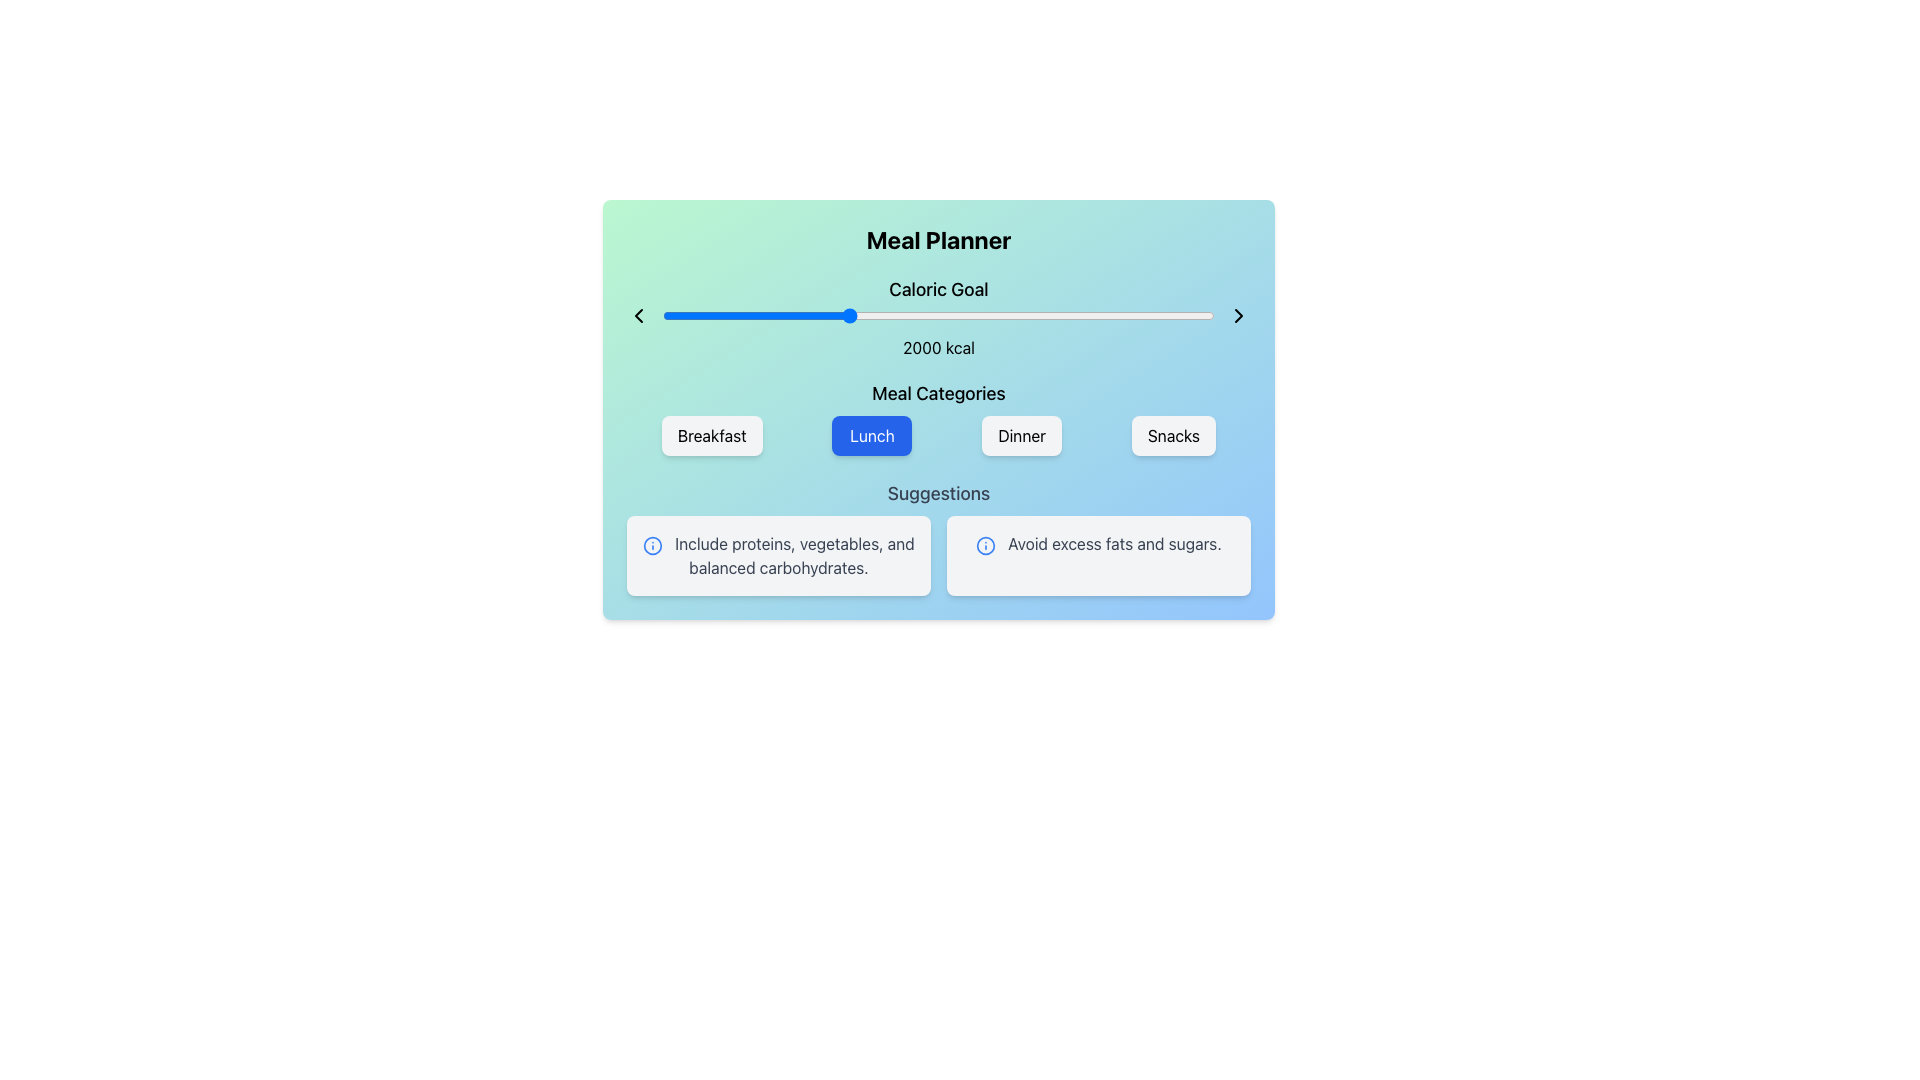  I want to click on the 'Dinner' button, which is the third button in the 'Meal Categories' row, so click(1022, 434).